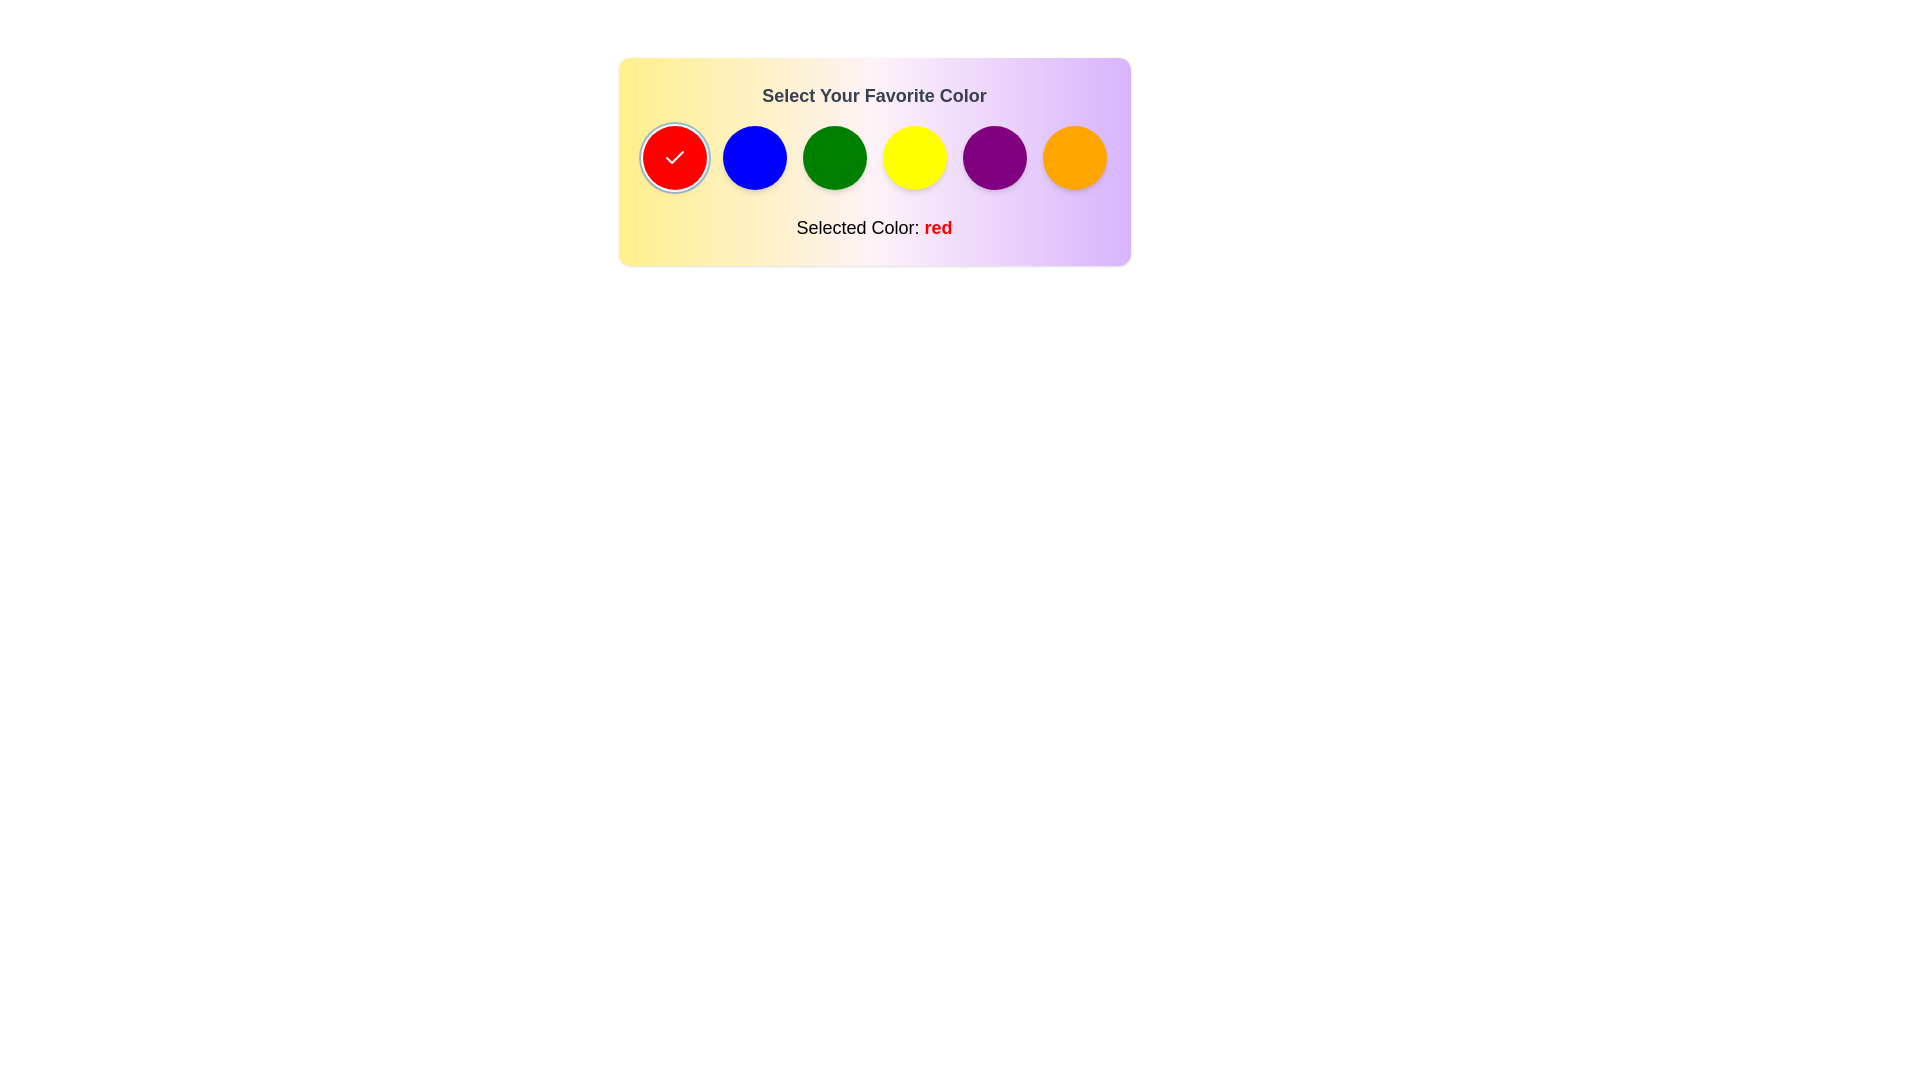  Describe the element at coordinates (1073, 157) in the screenshot. I see `the color orange from the palette` at that location.